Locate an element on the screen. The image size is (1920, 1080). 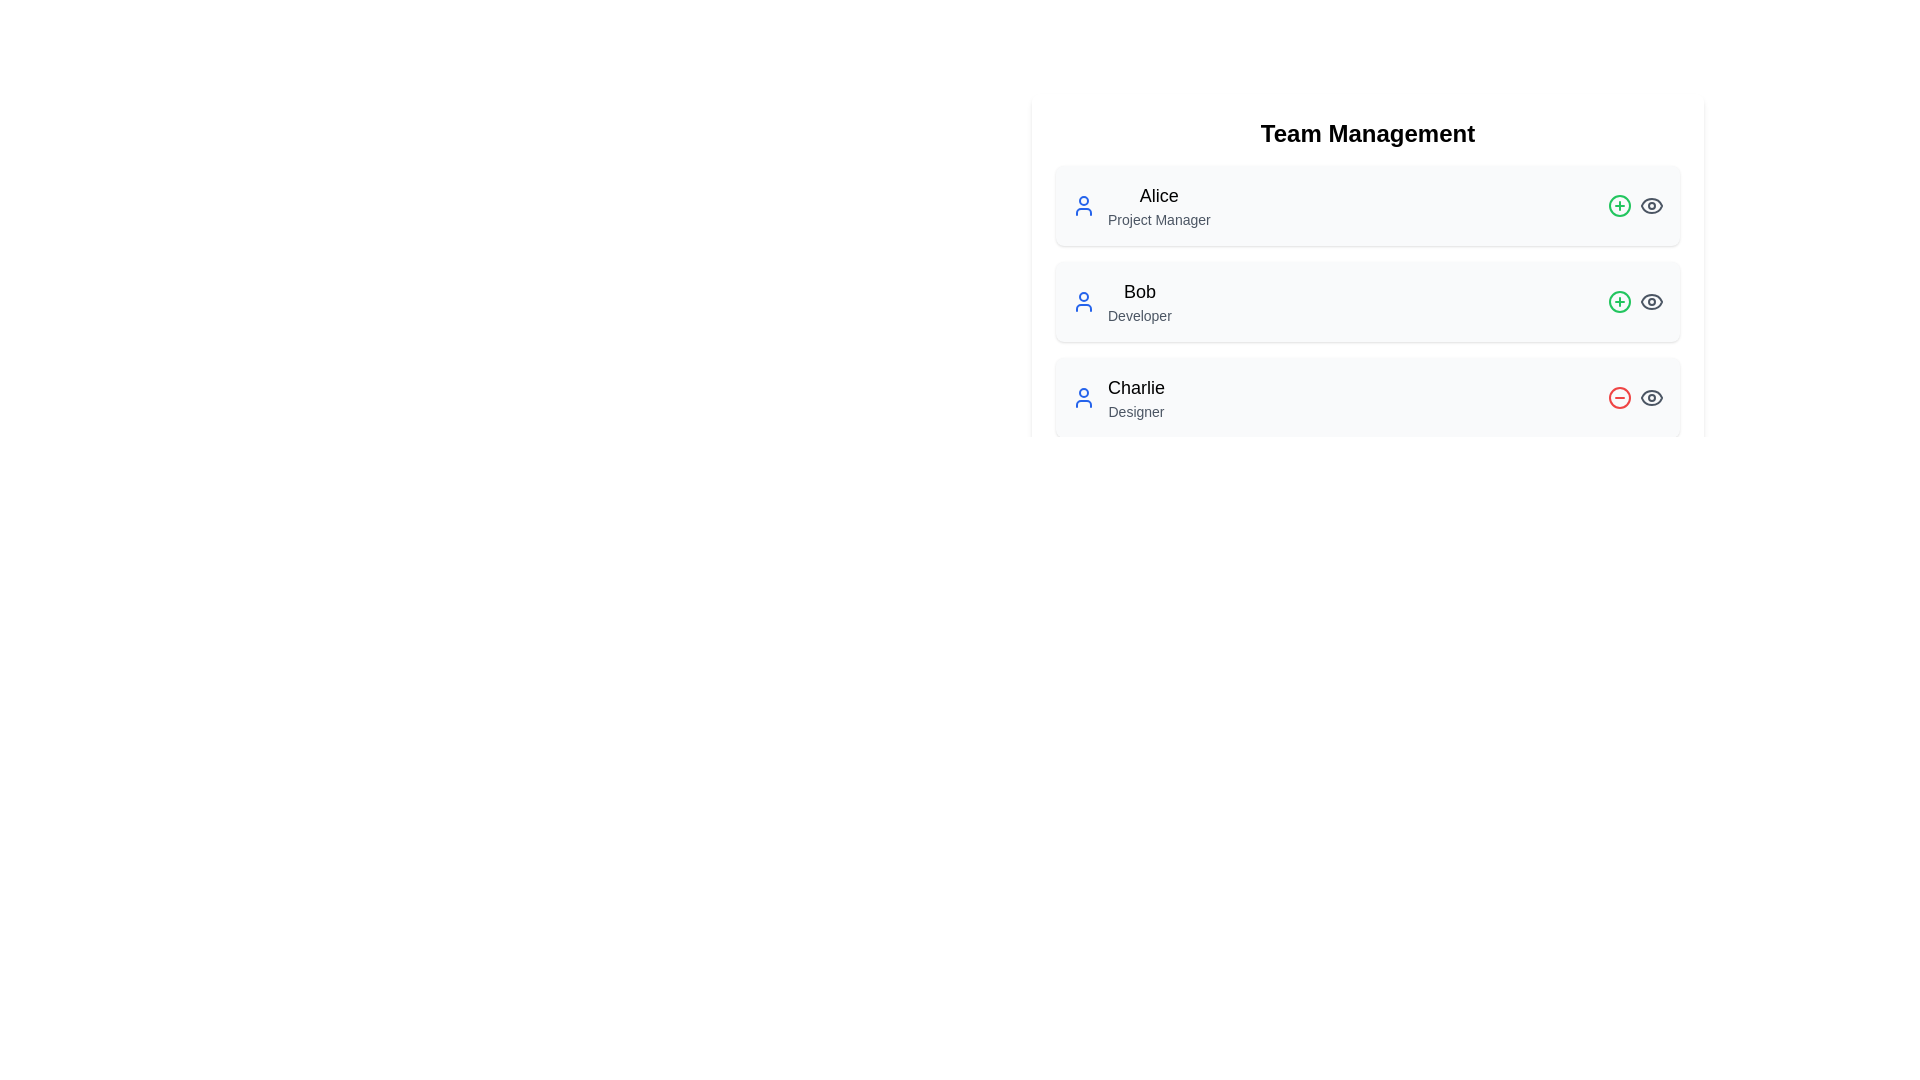
the Plus icon for Alice is located at coordinates (1620, 205).